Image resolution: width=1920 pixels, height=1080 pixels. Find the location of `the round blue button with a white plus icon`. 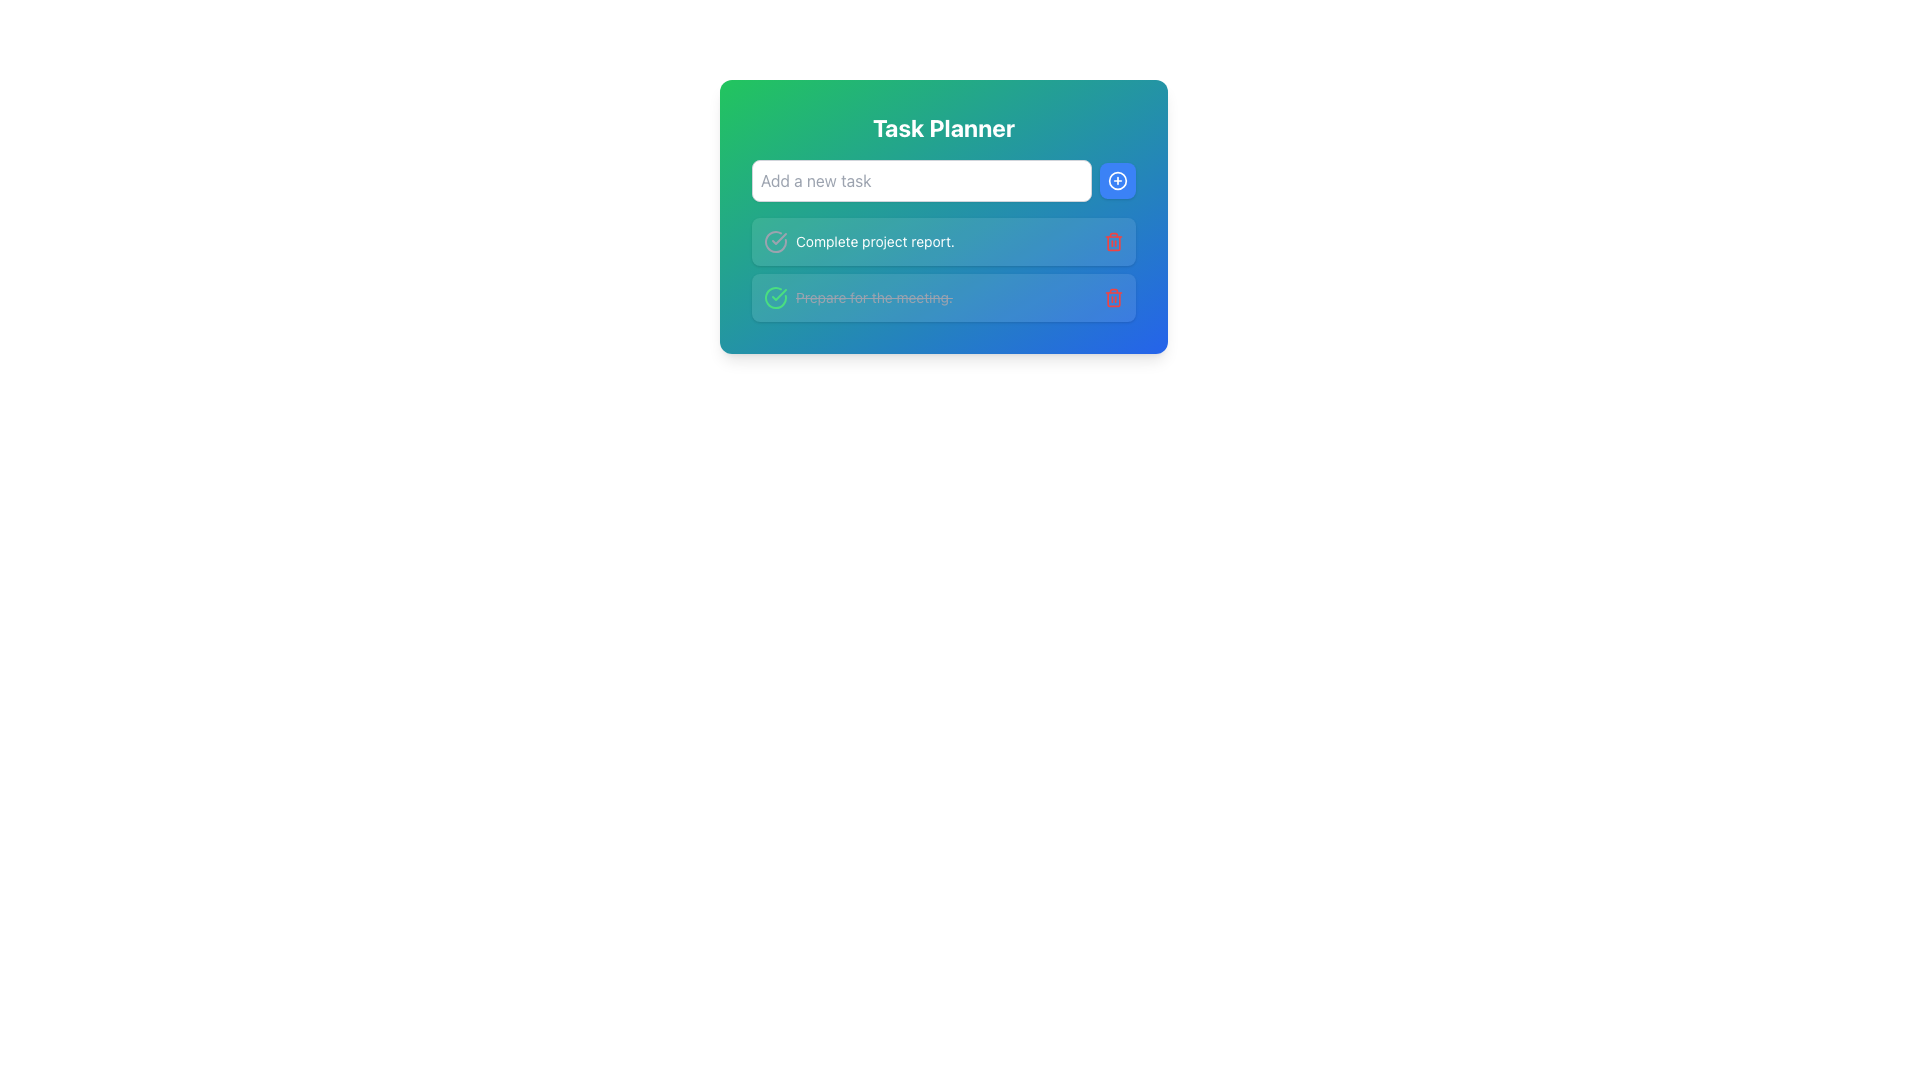

the round blue button with a white plus icon is located at coordinates (1117, 181).